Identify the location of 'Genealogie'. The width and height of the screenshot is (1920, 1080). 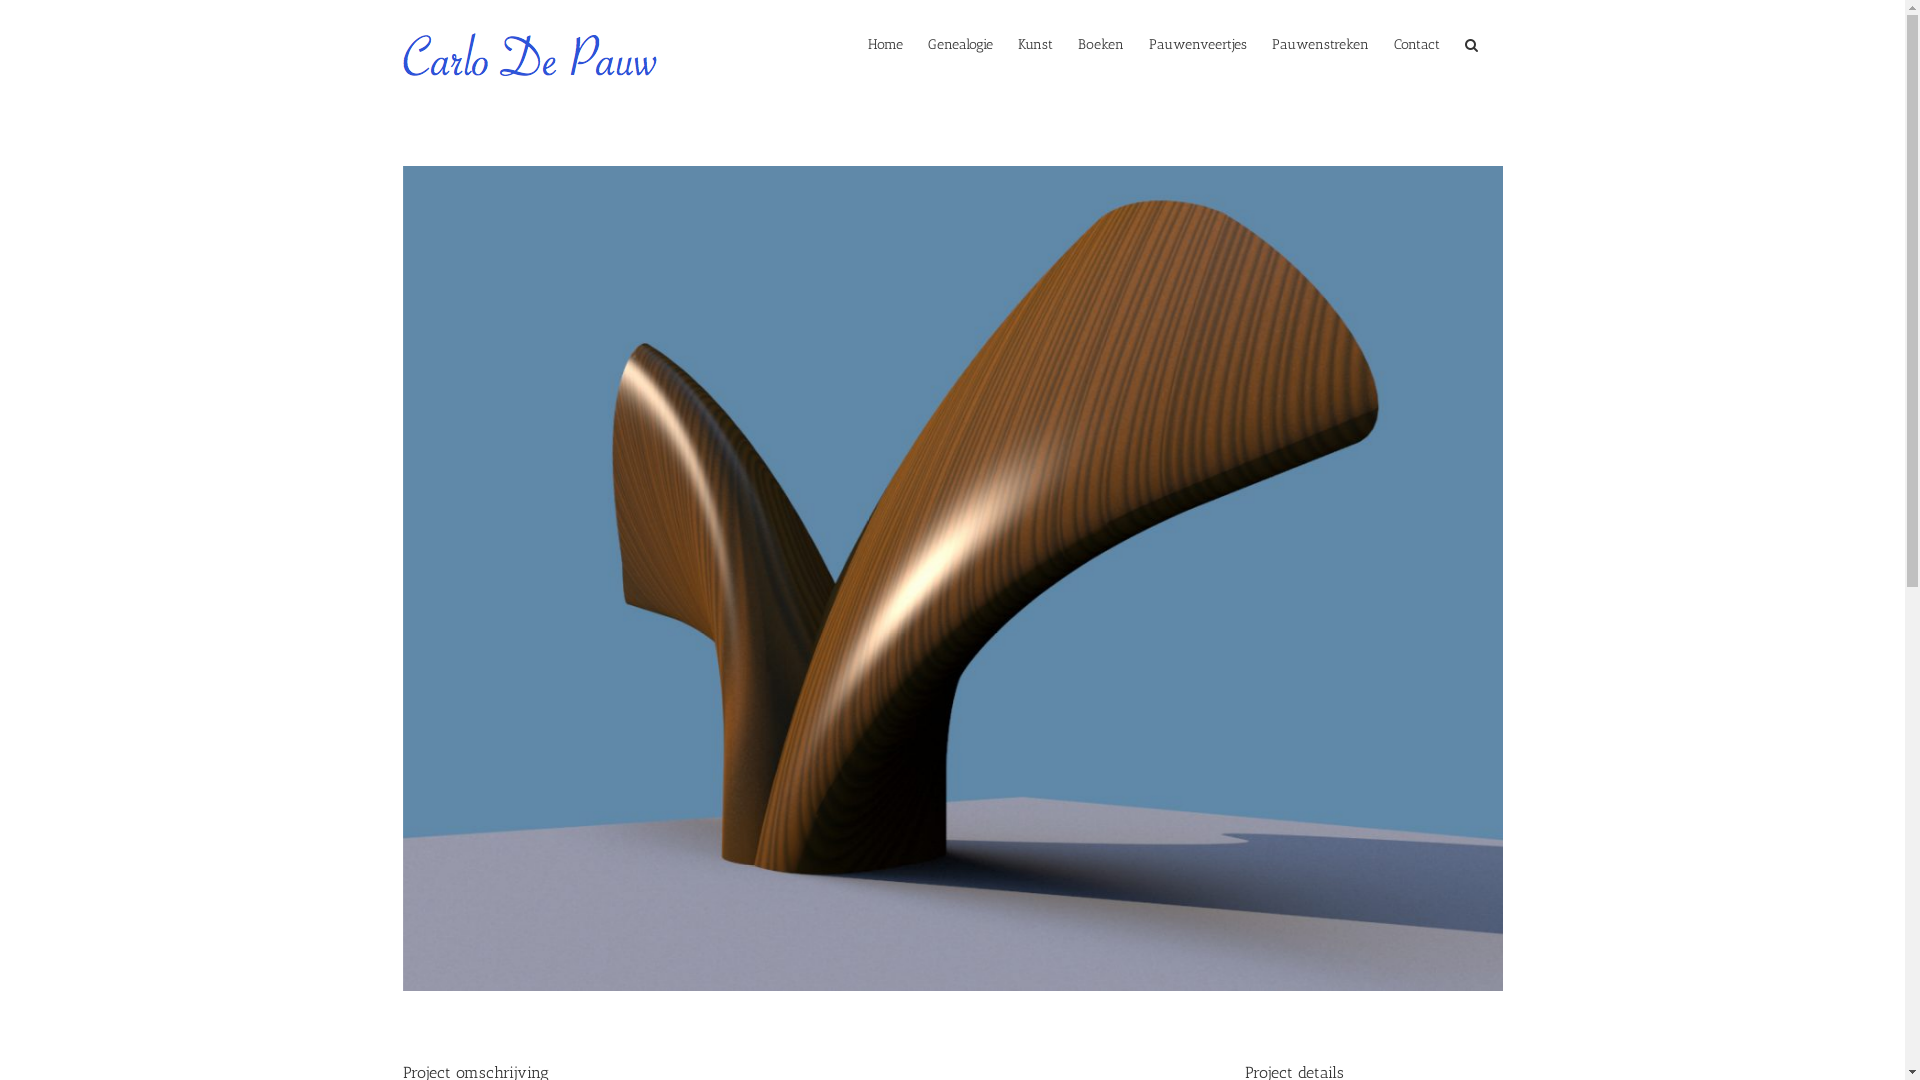
(960, 42).